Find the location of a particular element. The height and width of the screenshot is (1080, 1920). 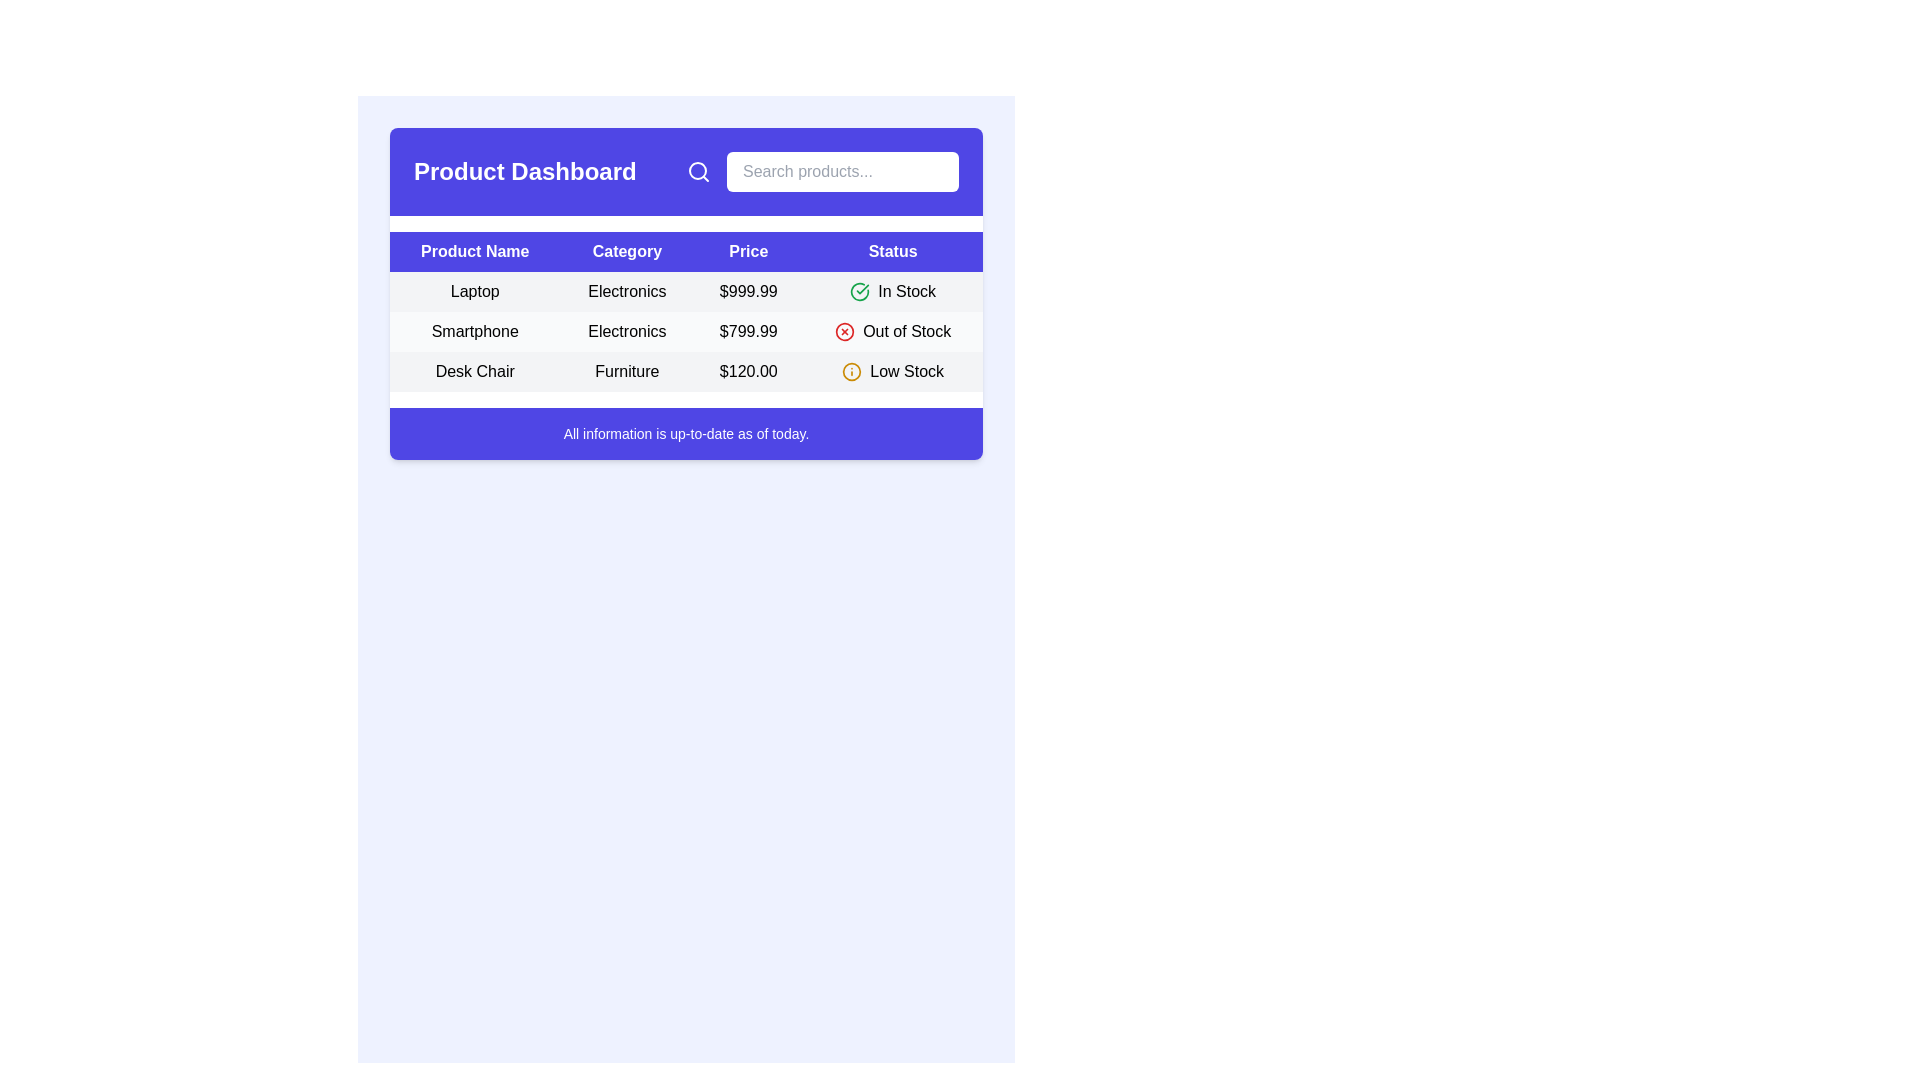

the 'Out of Stock' status icon for the product 'Smartphone' located in the second row of the product status column is located at coordinates (845, 330).